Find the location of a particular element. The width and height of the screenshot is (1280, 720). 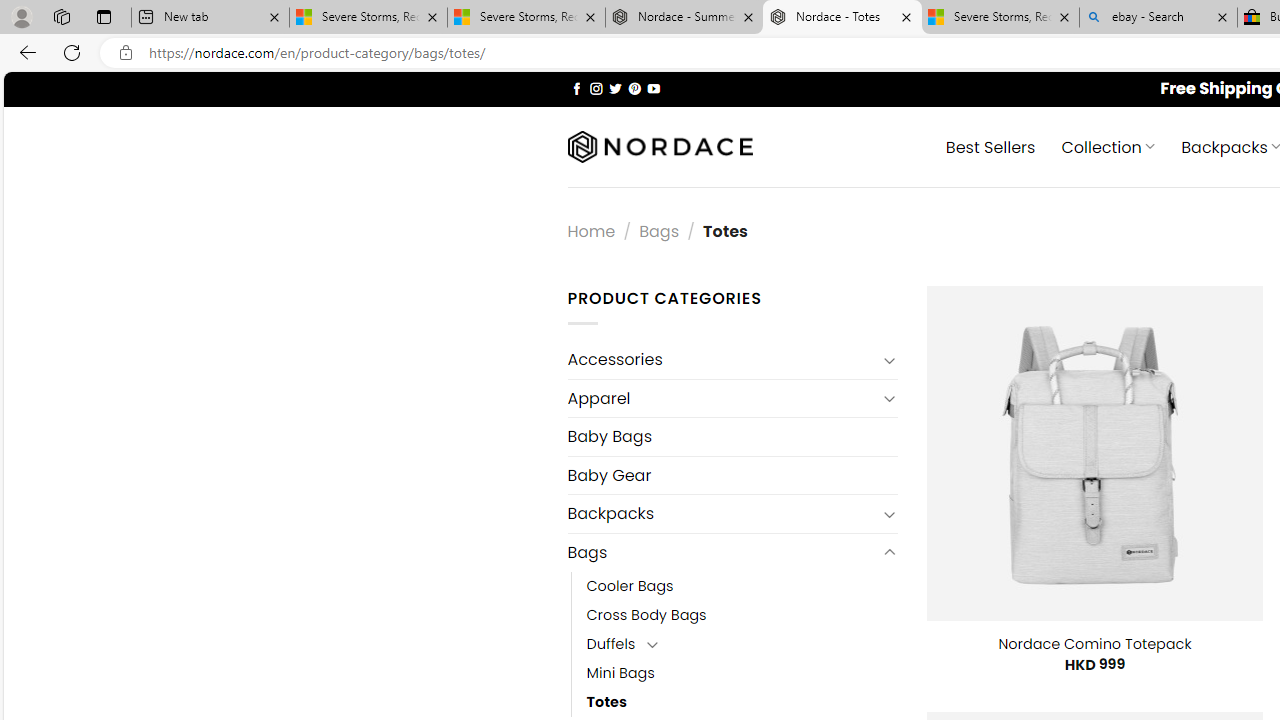

'Baby Bags' is located at coordinates (731, 436).